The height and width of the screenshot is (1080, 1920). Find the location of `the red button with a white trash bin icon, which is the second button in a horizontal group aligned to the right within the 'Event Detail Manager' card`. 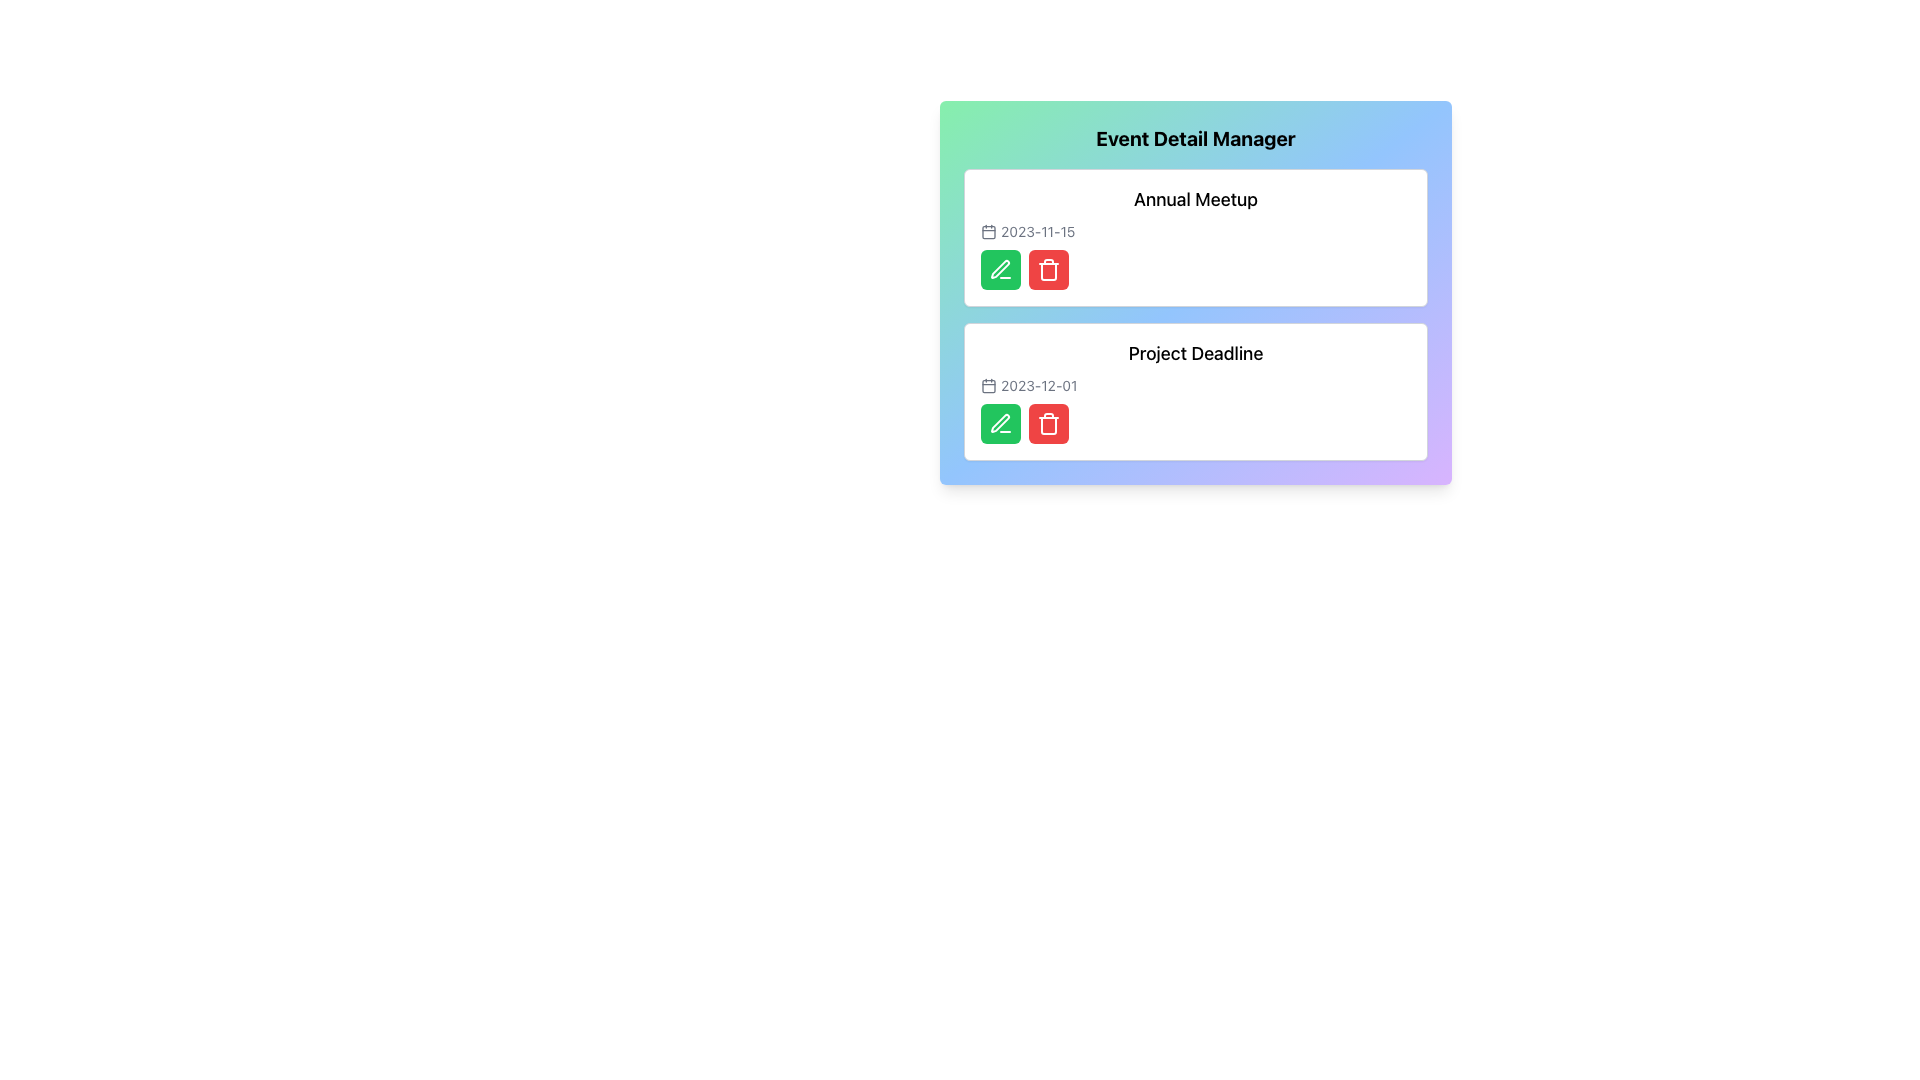

the red button with a white trash bin icon, which is the second button in a horizontal group aligned to the right within the 'Event Detail Manager' card is located at coordinates (1048, 270).